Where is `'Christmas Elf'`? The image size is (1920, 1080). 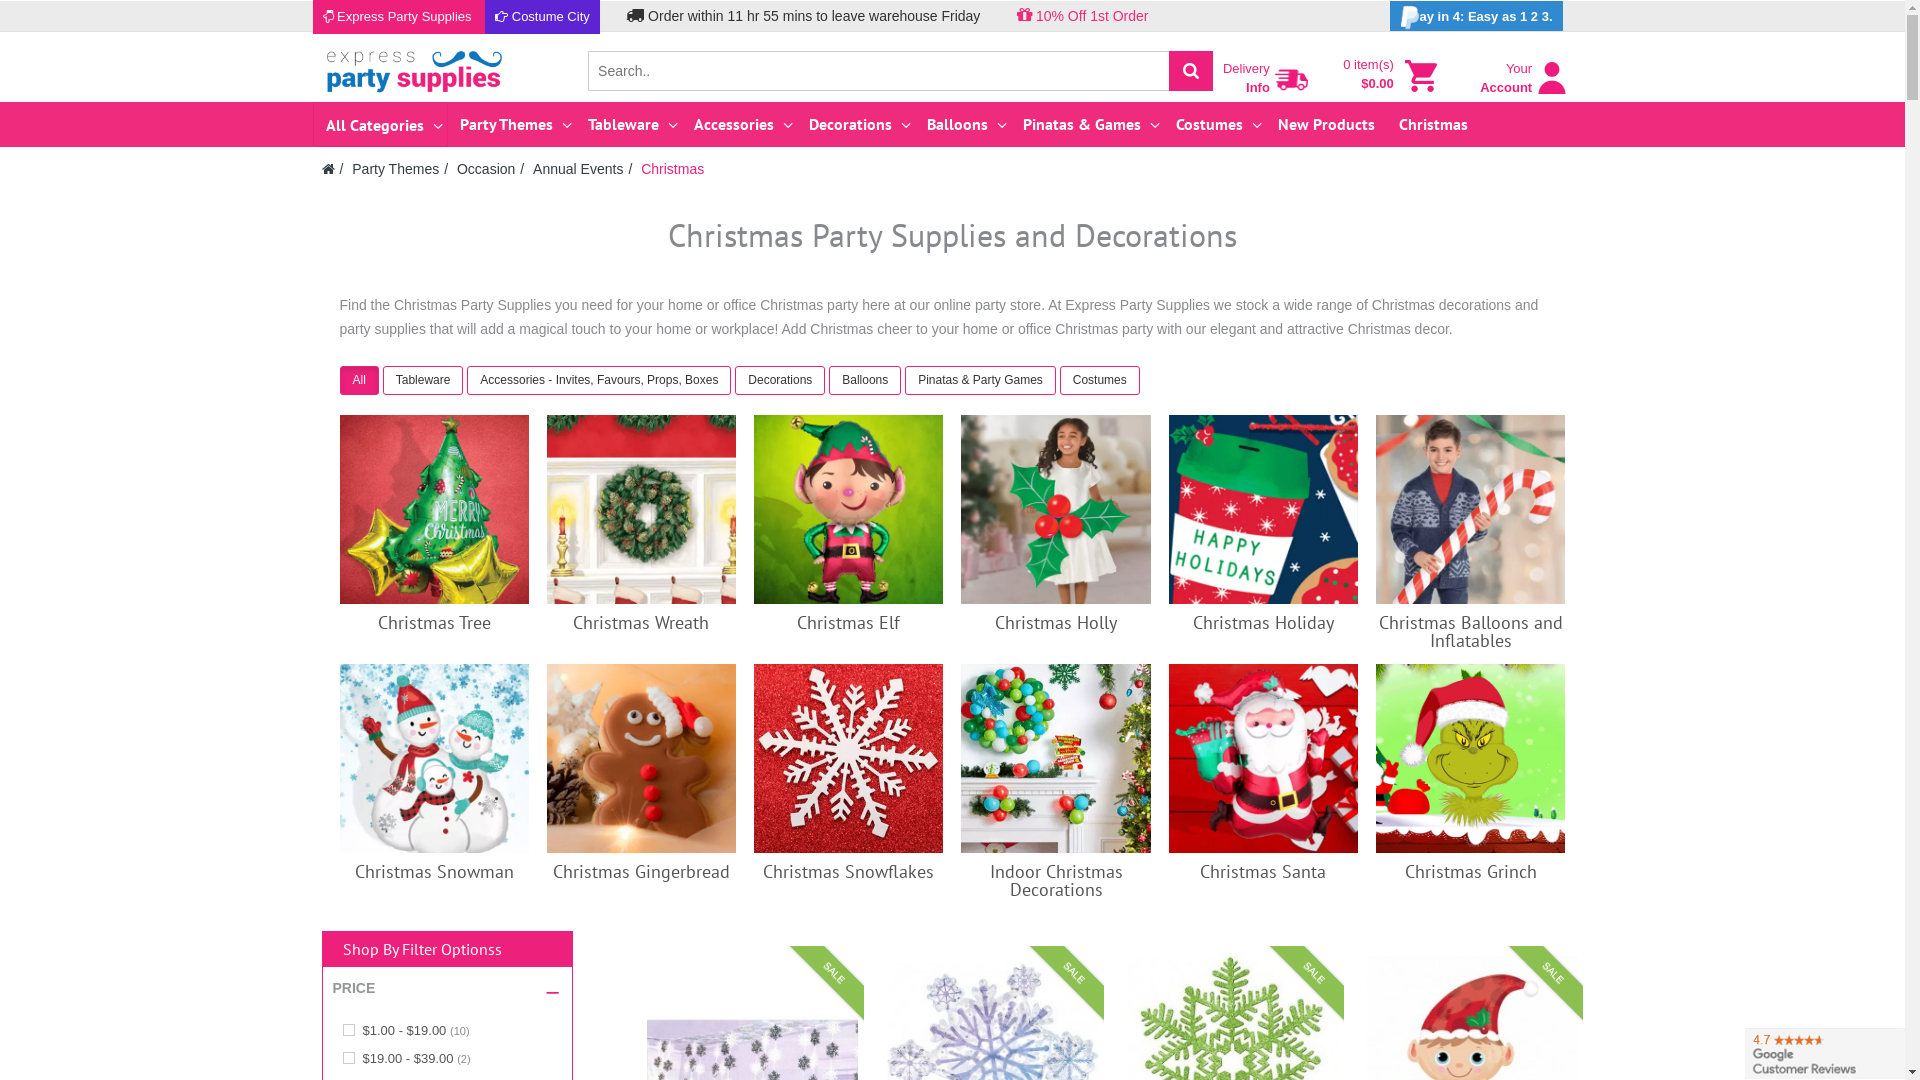 'Christmas Elf' is located at coordinates (848, 621).